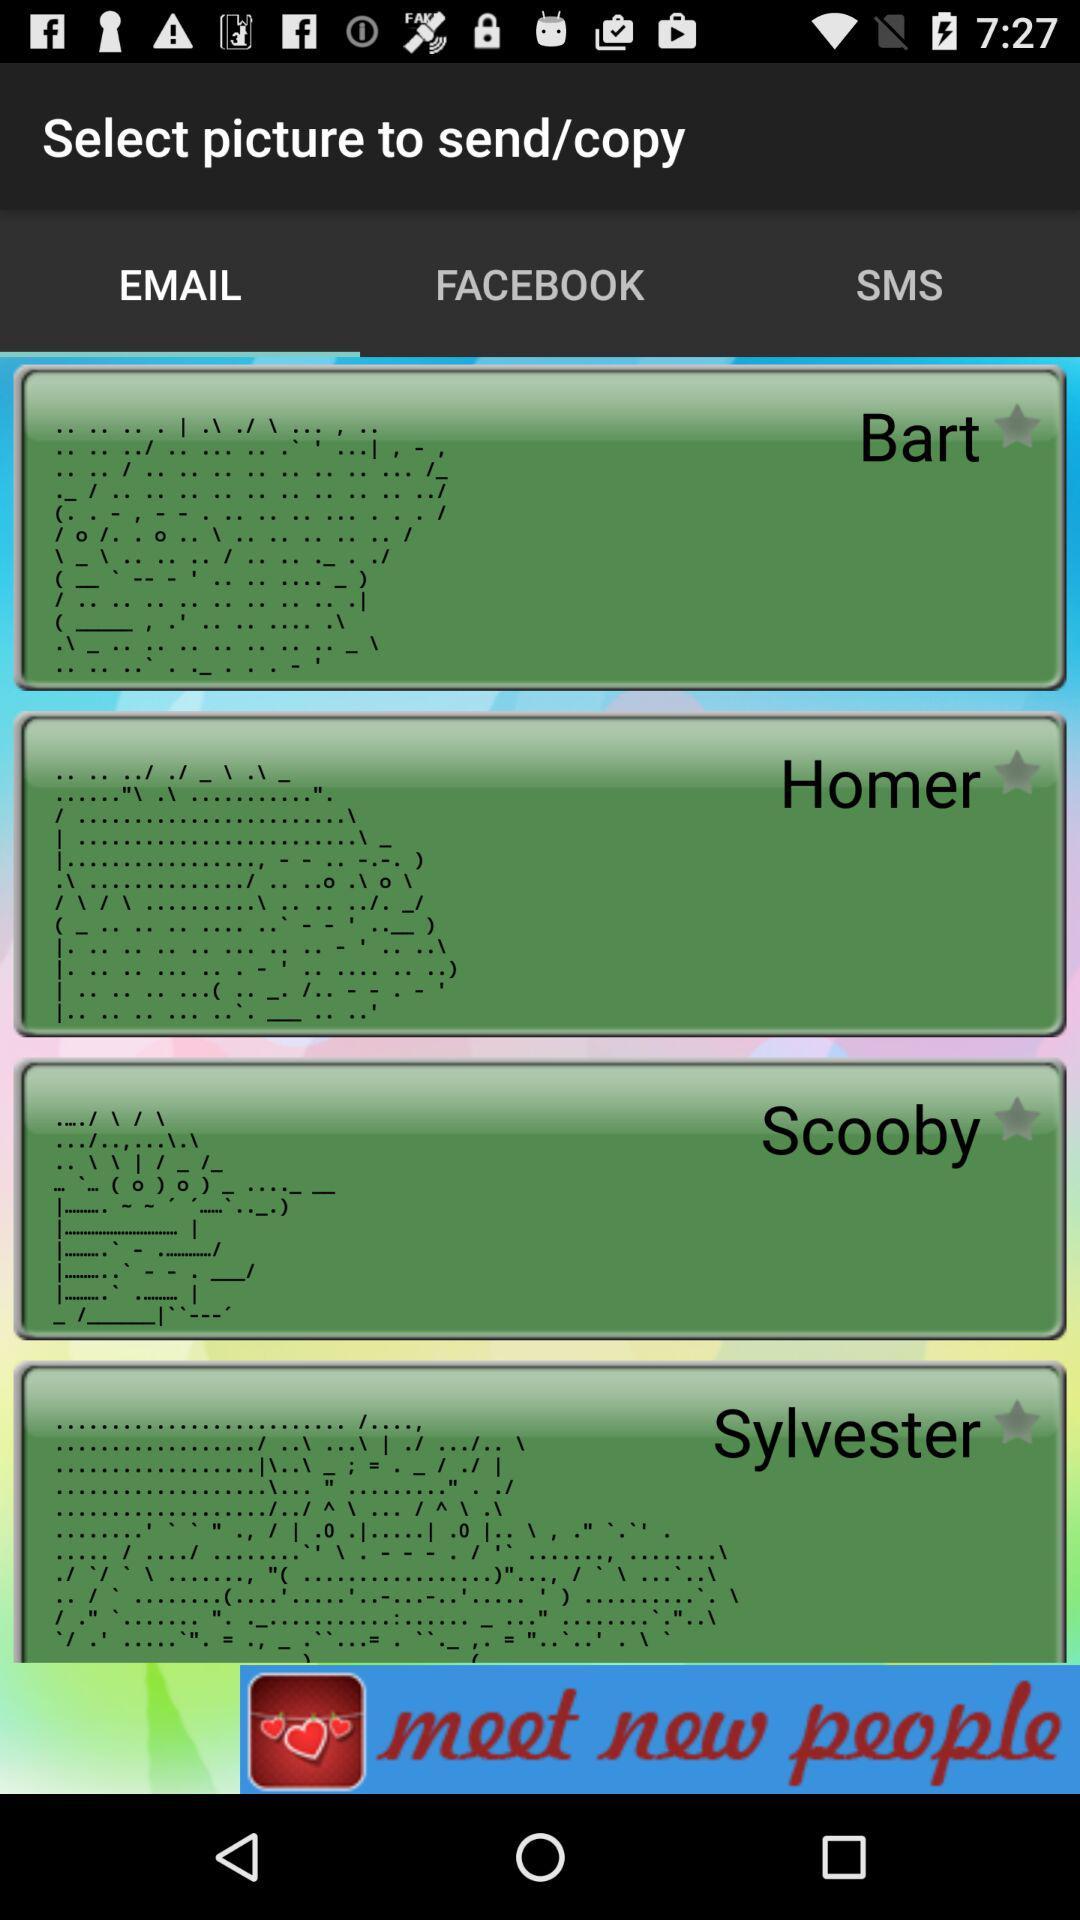 The width and height of the screenshot is (1080, 1920). I want to click on item below the _ _ 0 icon, so click(659, 1728).